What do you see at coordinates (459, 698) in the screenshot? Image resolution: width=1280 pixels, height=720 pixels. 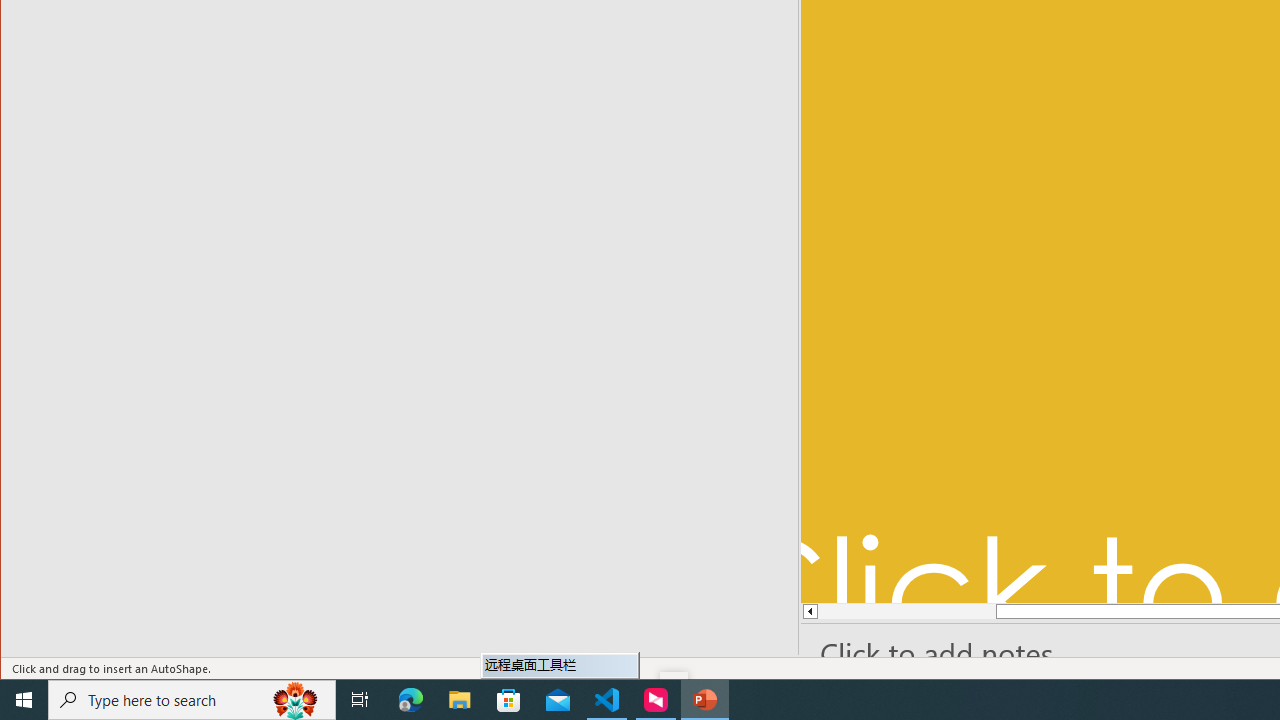 I see `'File Explorer'` at bounding box center [459, 698].